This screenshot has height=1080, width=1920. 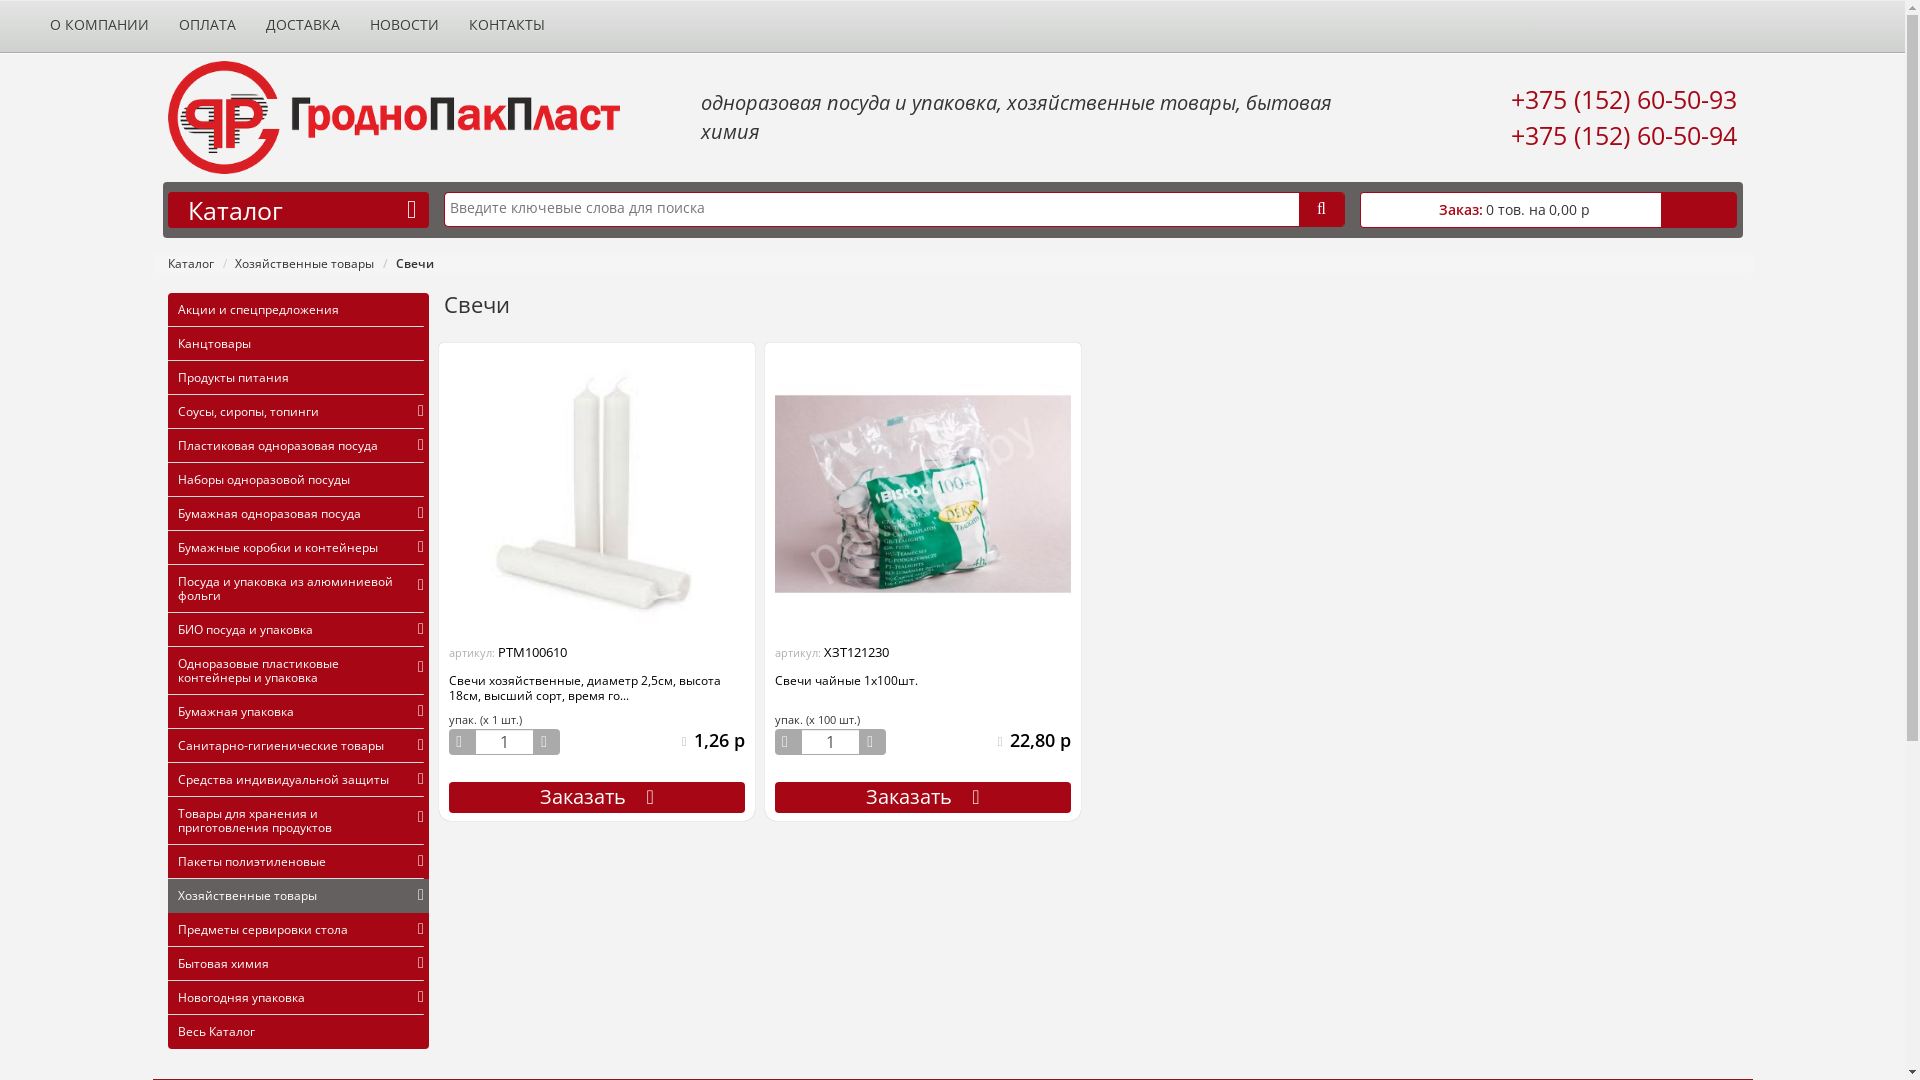 I want to click on '-', so click(x=460, y=741).